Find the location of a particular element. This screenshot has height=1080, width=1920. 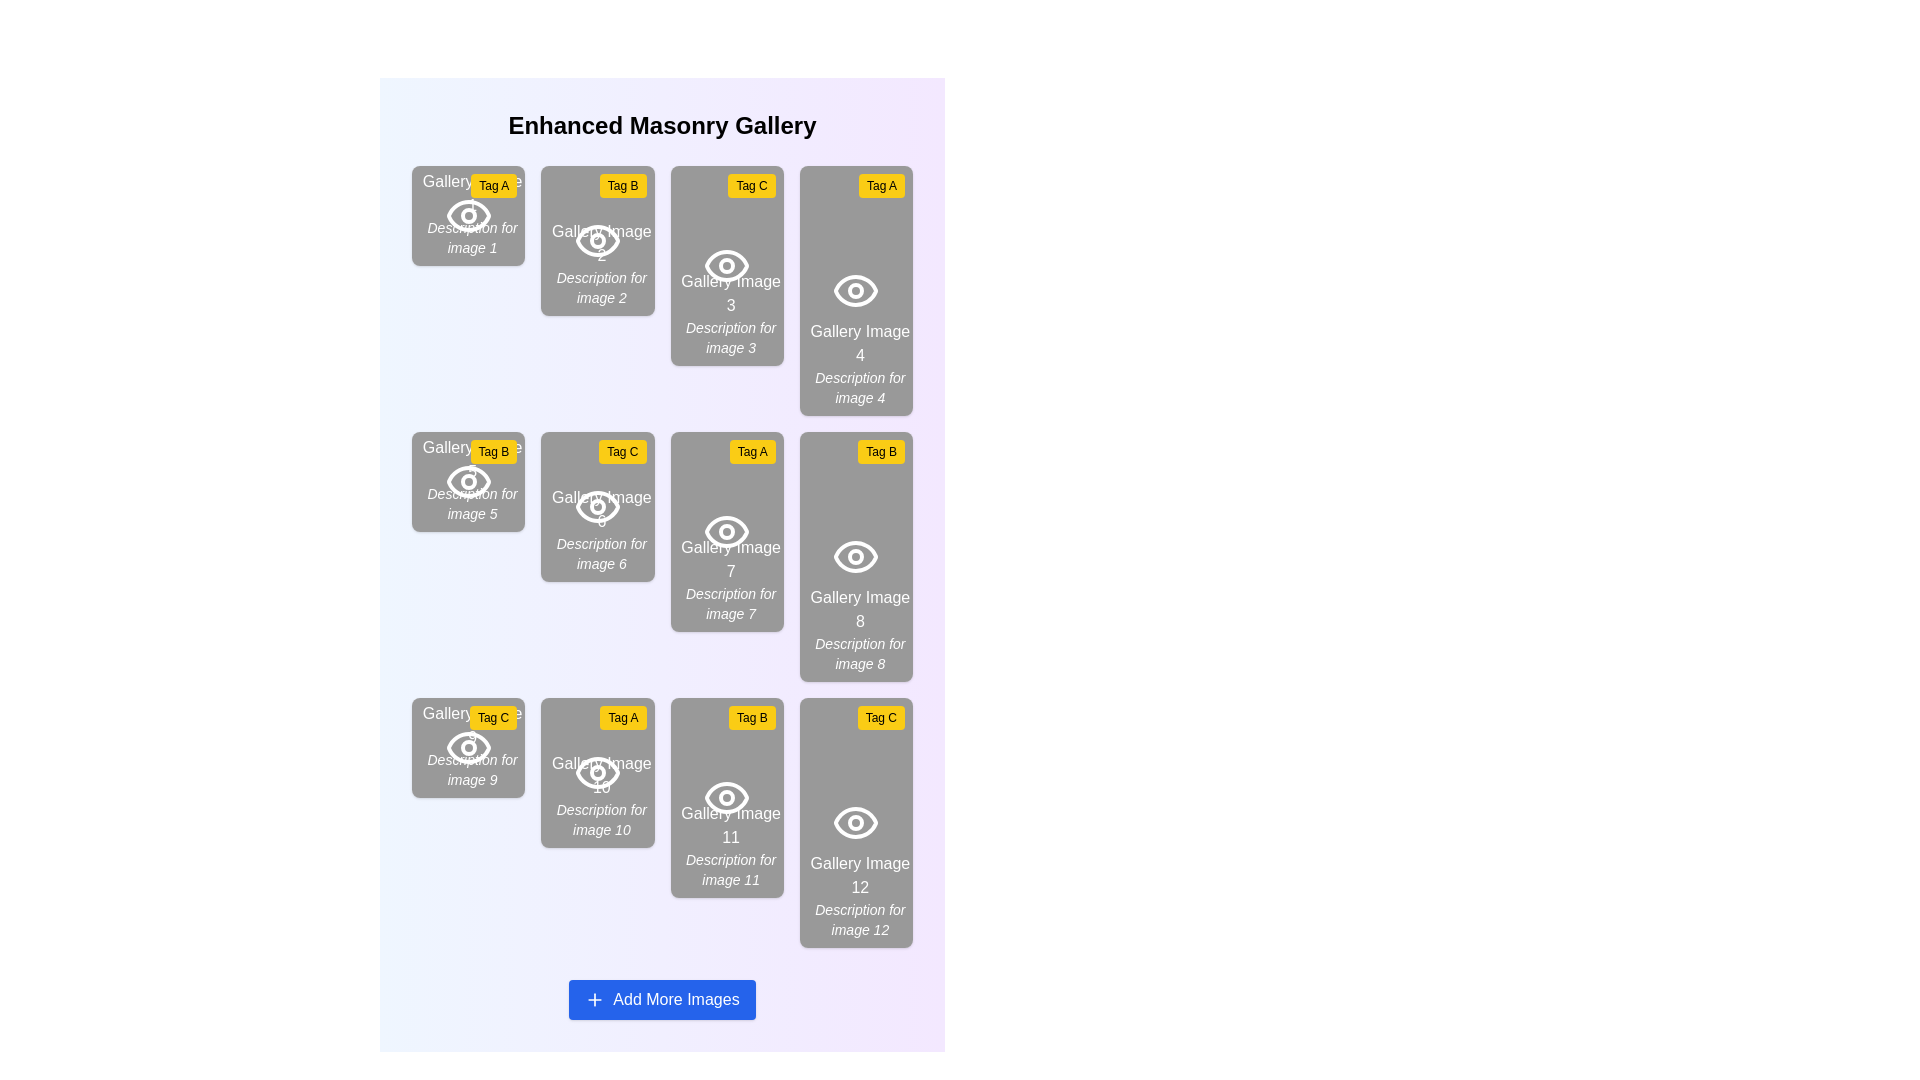

the outer boundary of the eye icon in the gallery thumbnail for 'Gallery Image 11' is located at coordinates (726, 797).